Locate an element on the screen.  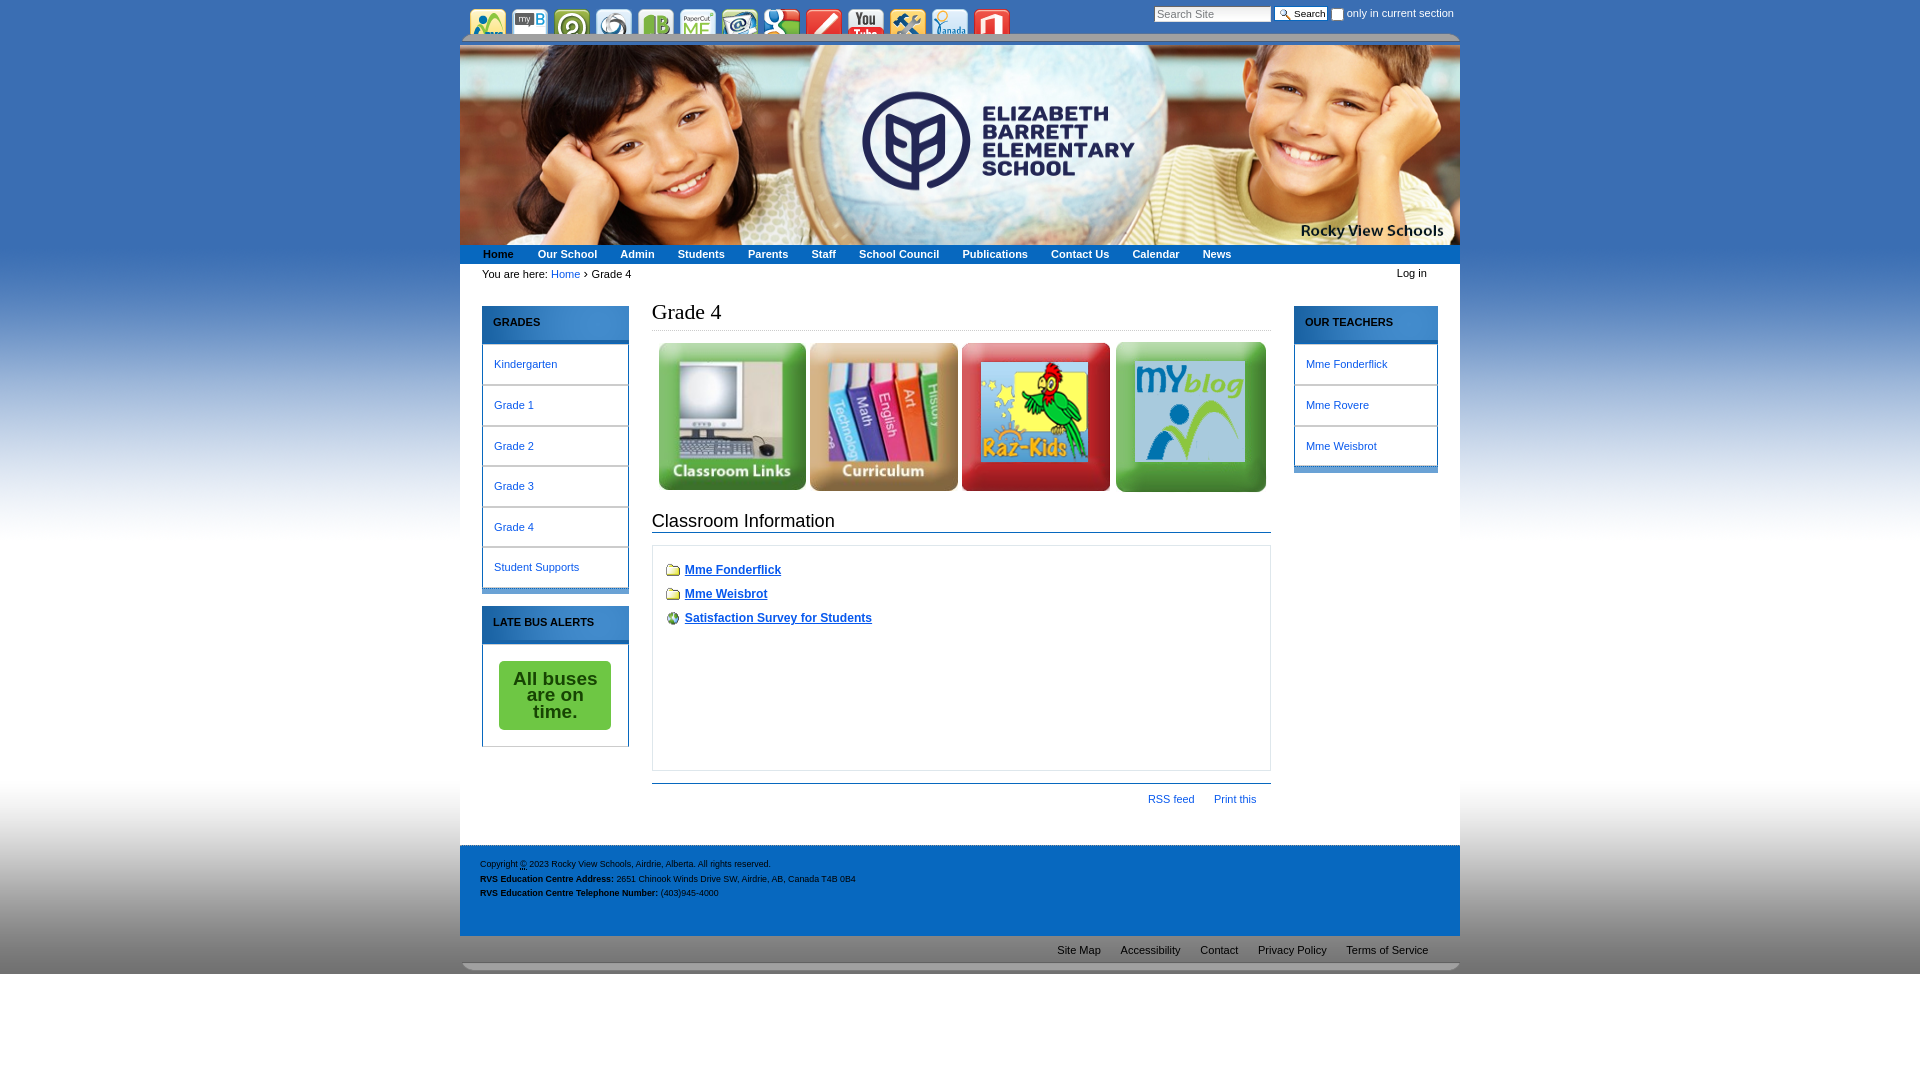
'Print this' is located at coordinates (1233, 797).